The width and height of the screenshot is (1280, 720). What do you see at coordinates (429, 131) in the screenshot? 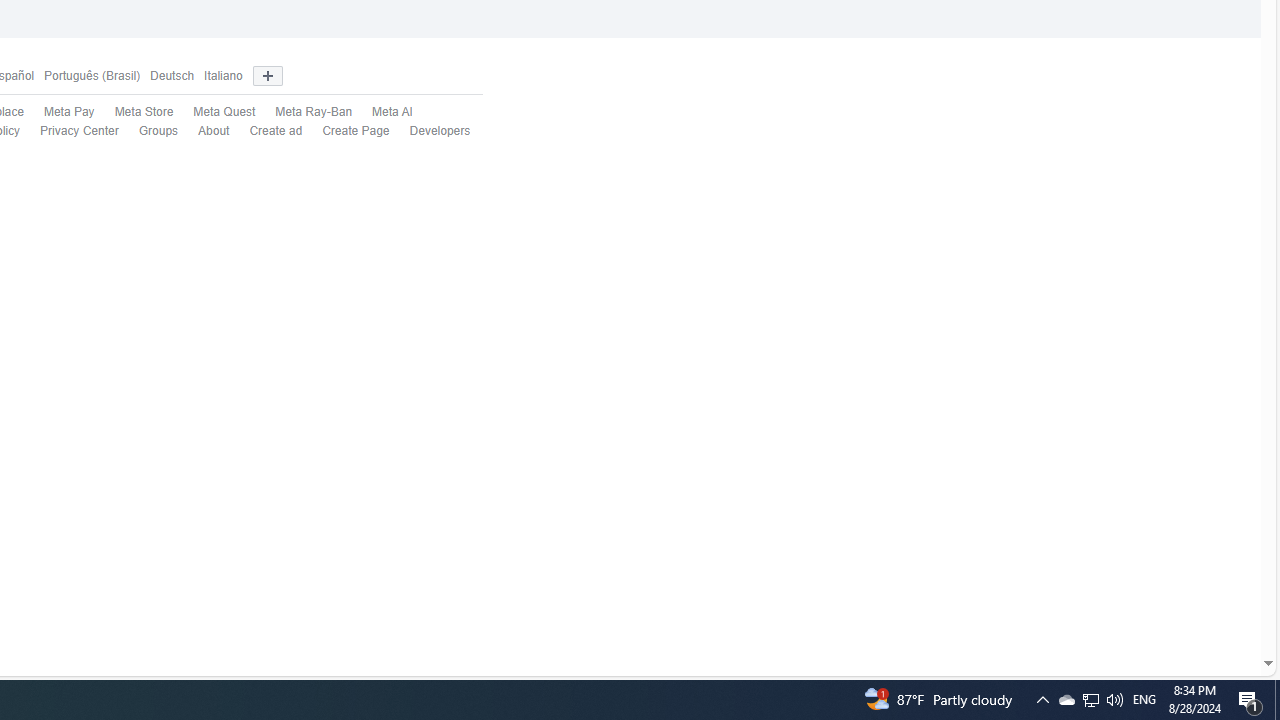
I see `'Developers'` at bounding box center [429, 131].